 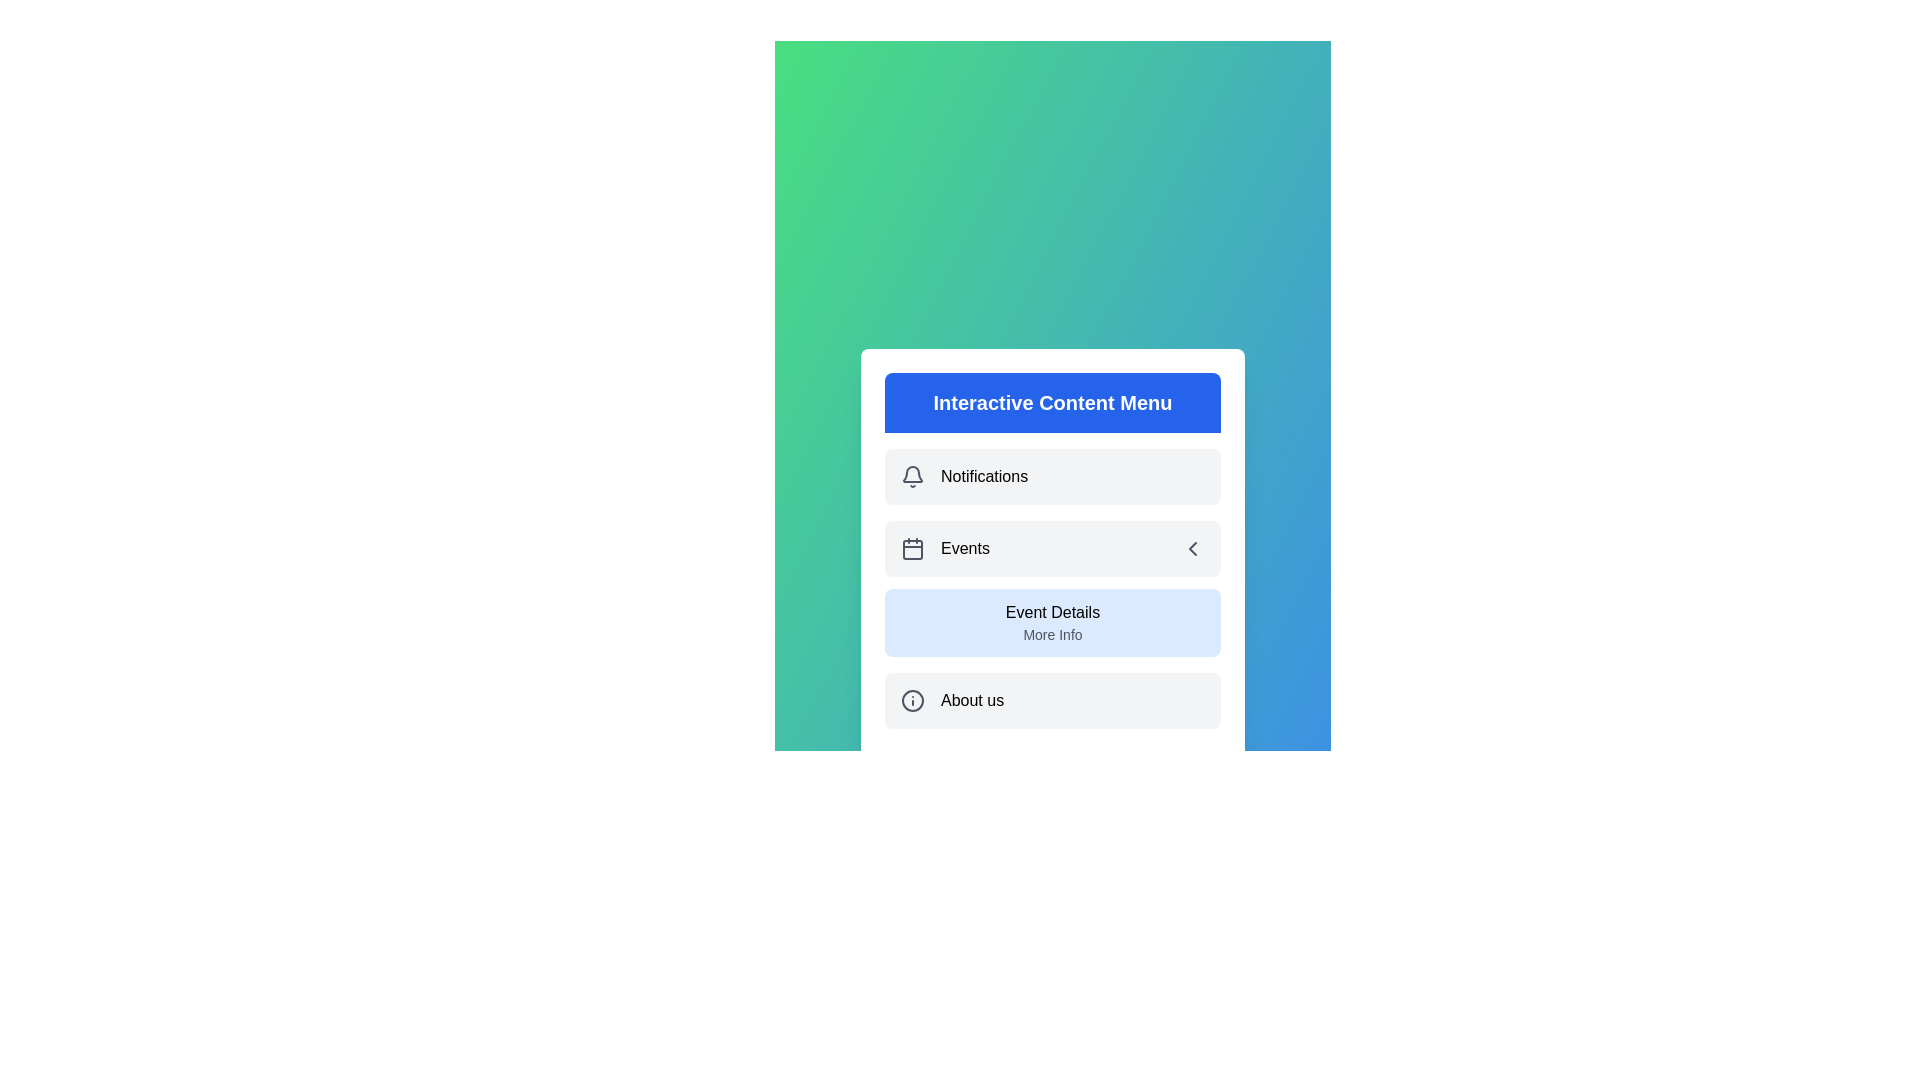 I want to click on the 'Events' menu item to toggle the visibility of its submenu, so click(x=1051, y=548).